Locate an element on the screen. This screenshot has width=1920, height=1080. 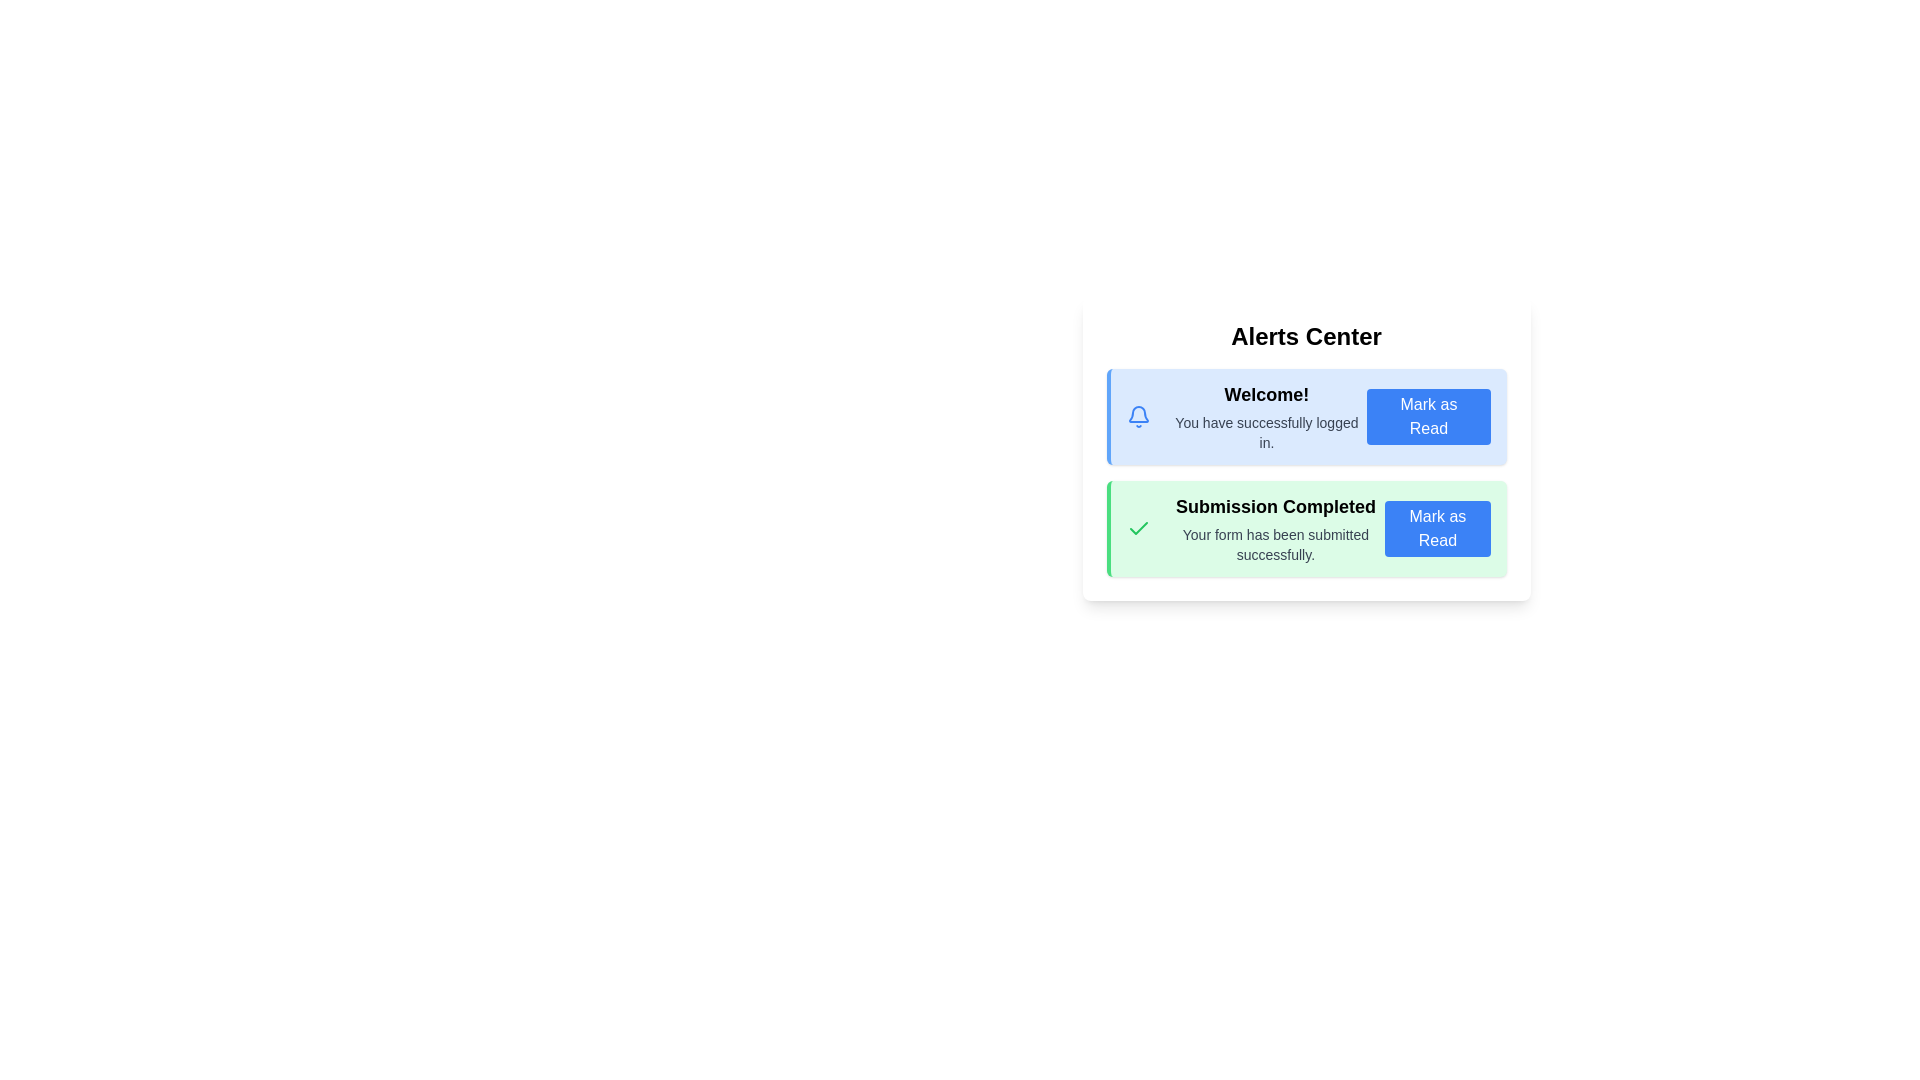
the 'Mark as Read' button, which is a rectangular button with a blue background and white text, located inside a green-highlighted box beneath the heading 'Alerts Center' is located at coordinates (1436, 527).